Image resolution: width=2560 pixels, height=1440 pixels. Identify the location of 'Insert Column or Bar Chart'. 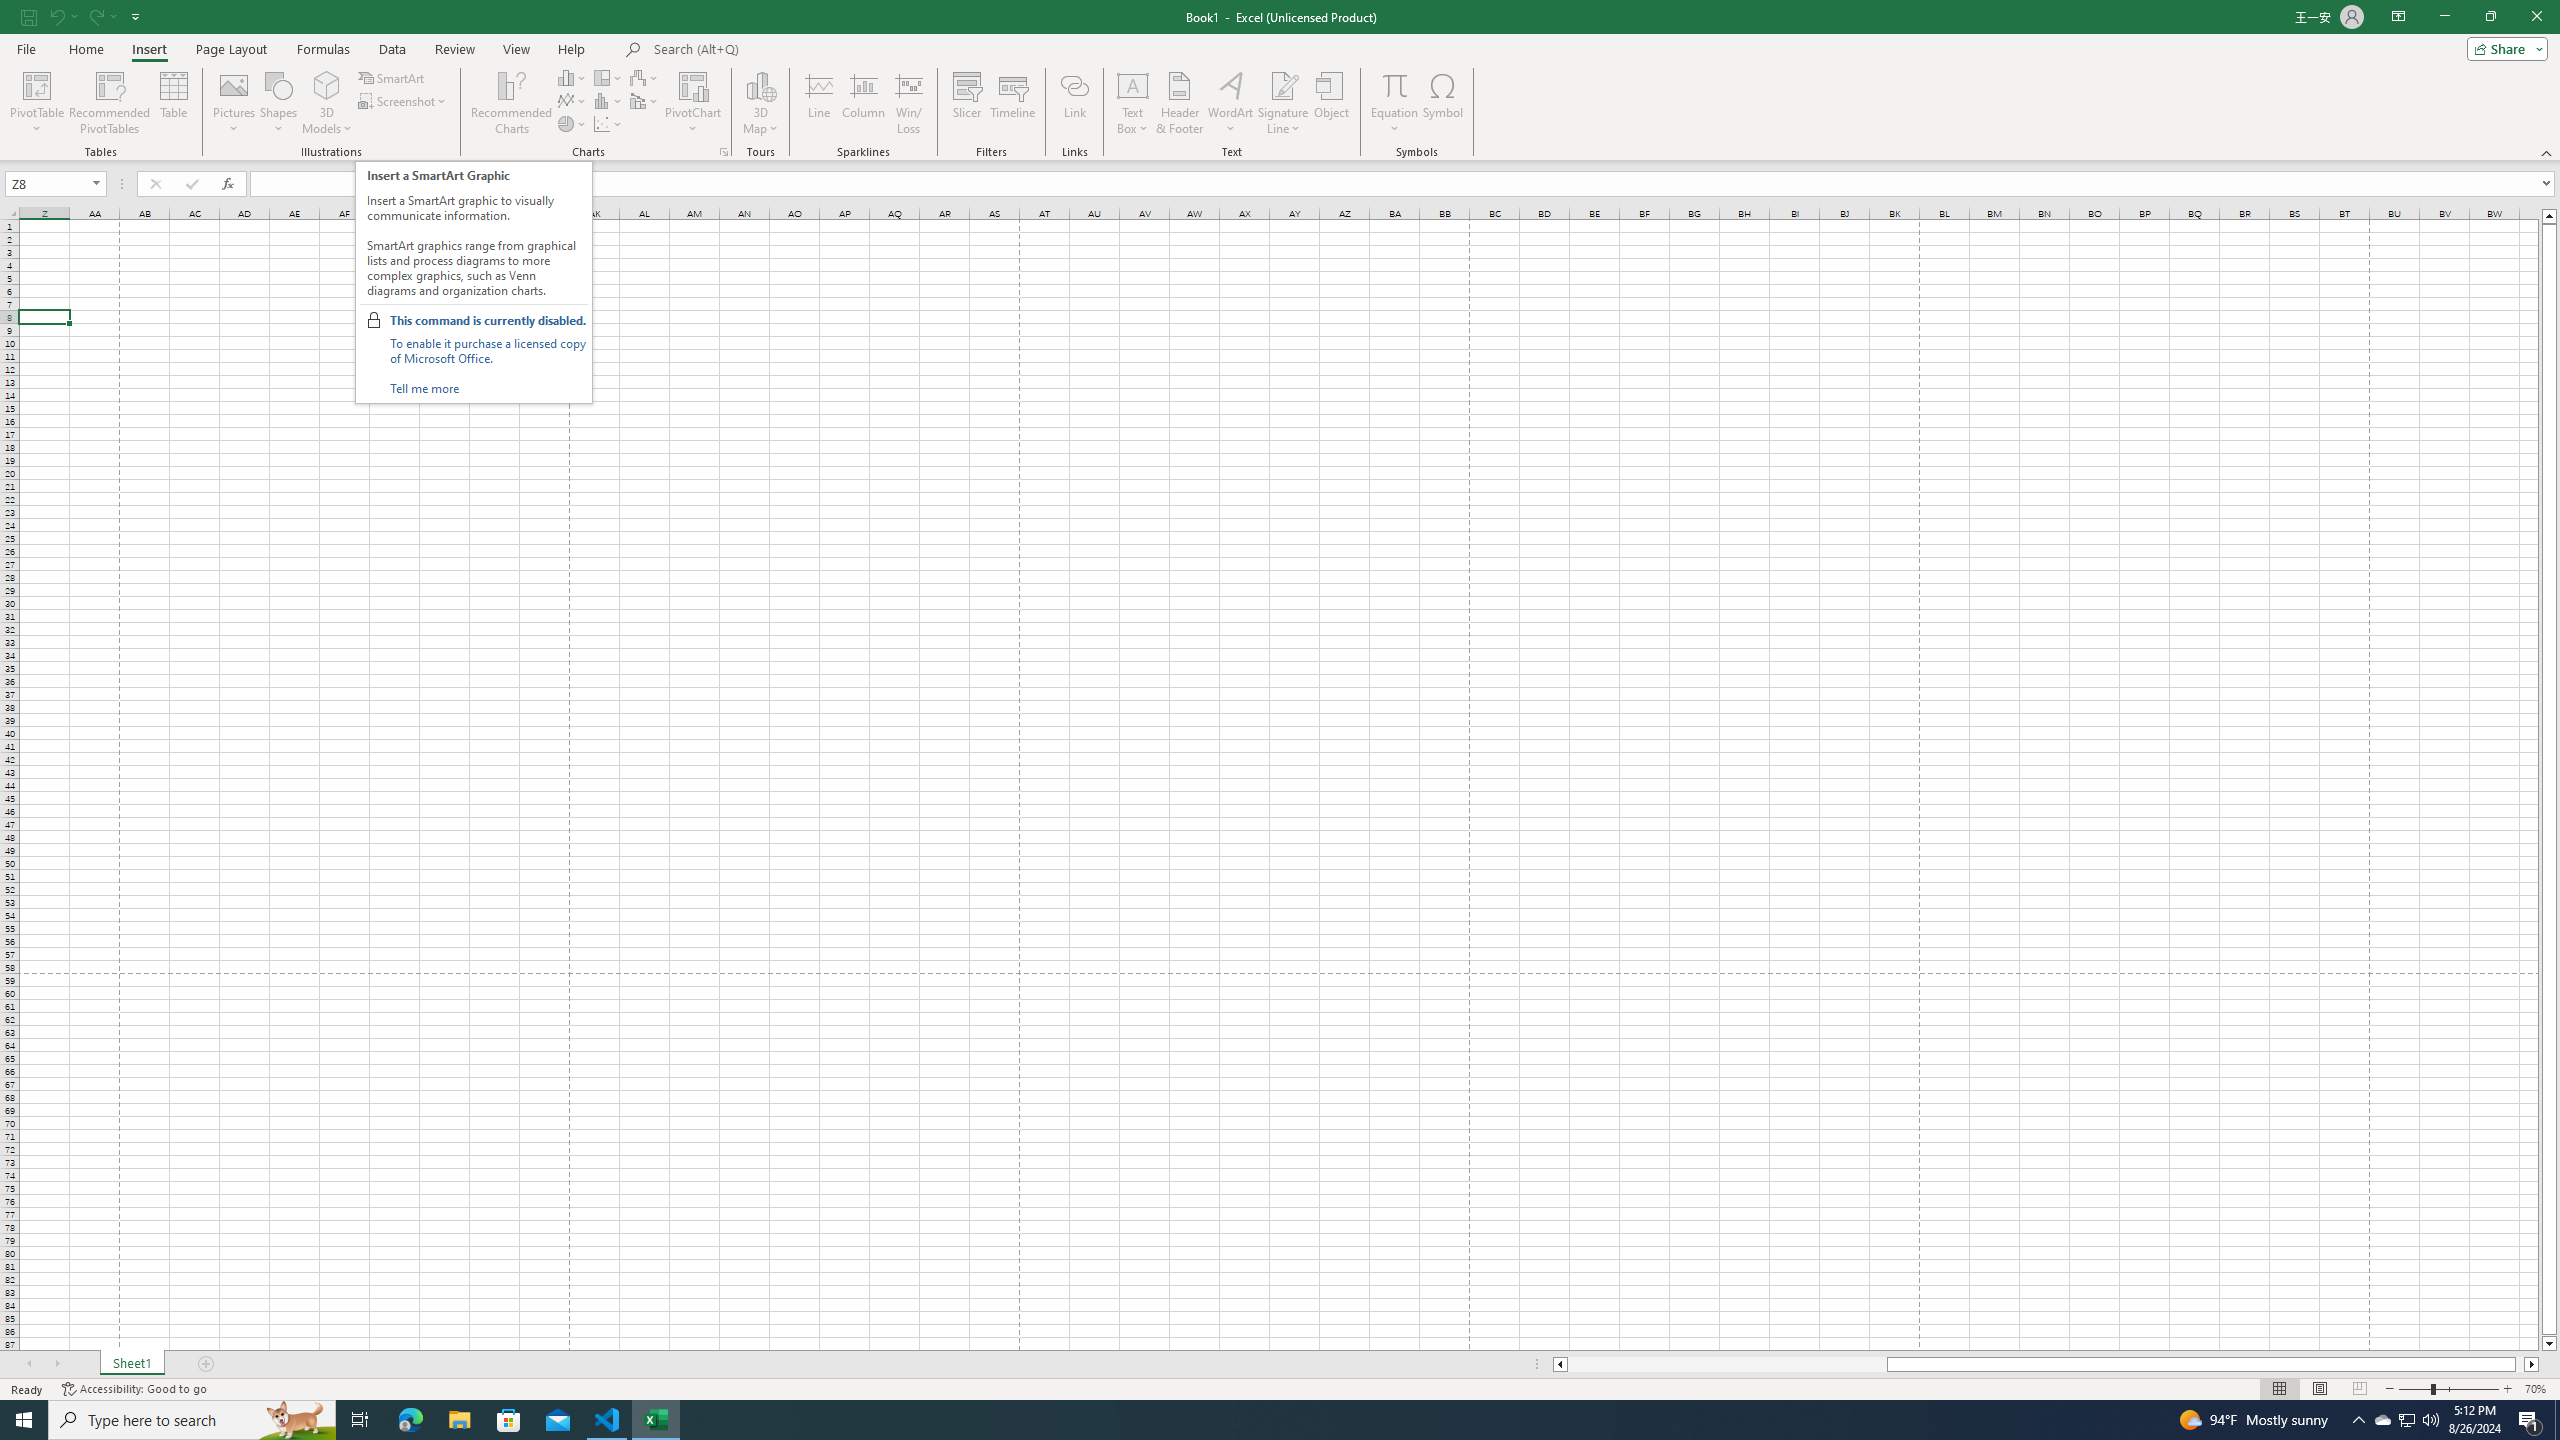
(572, 77).